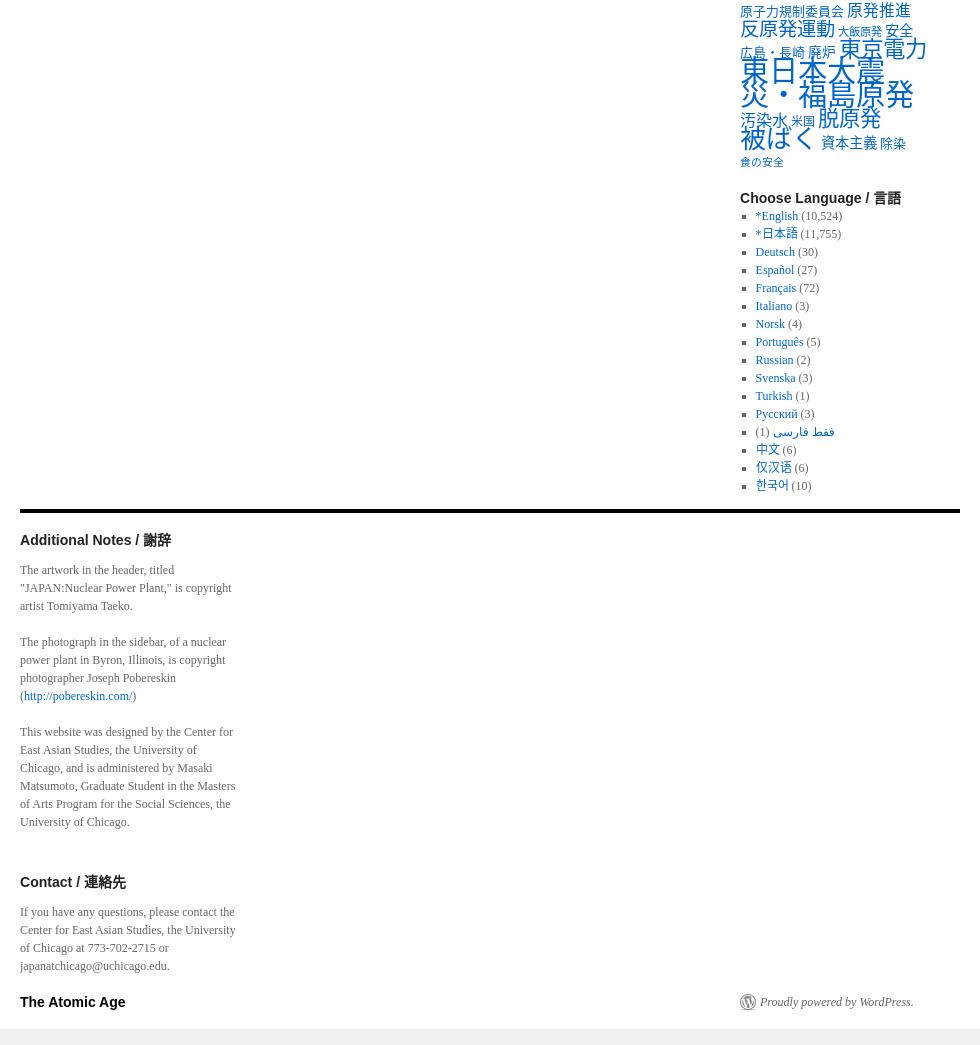  Describe the element at coordinates (754, 216) in the screenshot. I see `'*English'` at that location.